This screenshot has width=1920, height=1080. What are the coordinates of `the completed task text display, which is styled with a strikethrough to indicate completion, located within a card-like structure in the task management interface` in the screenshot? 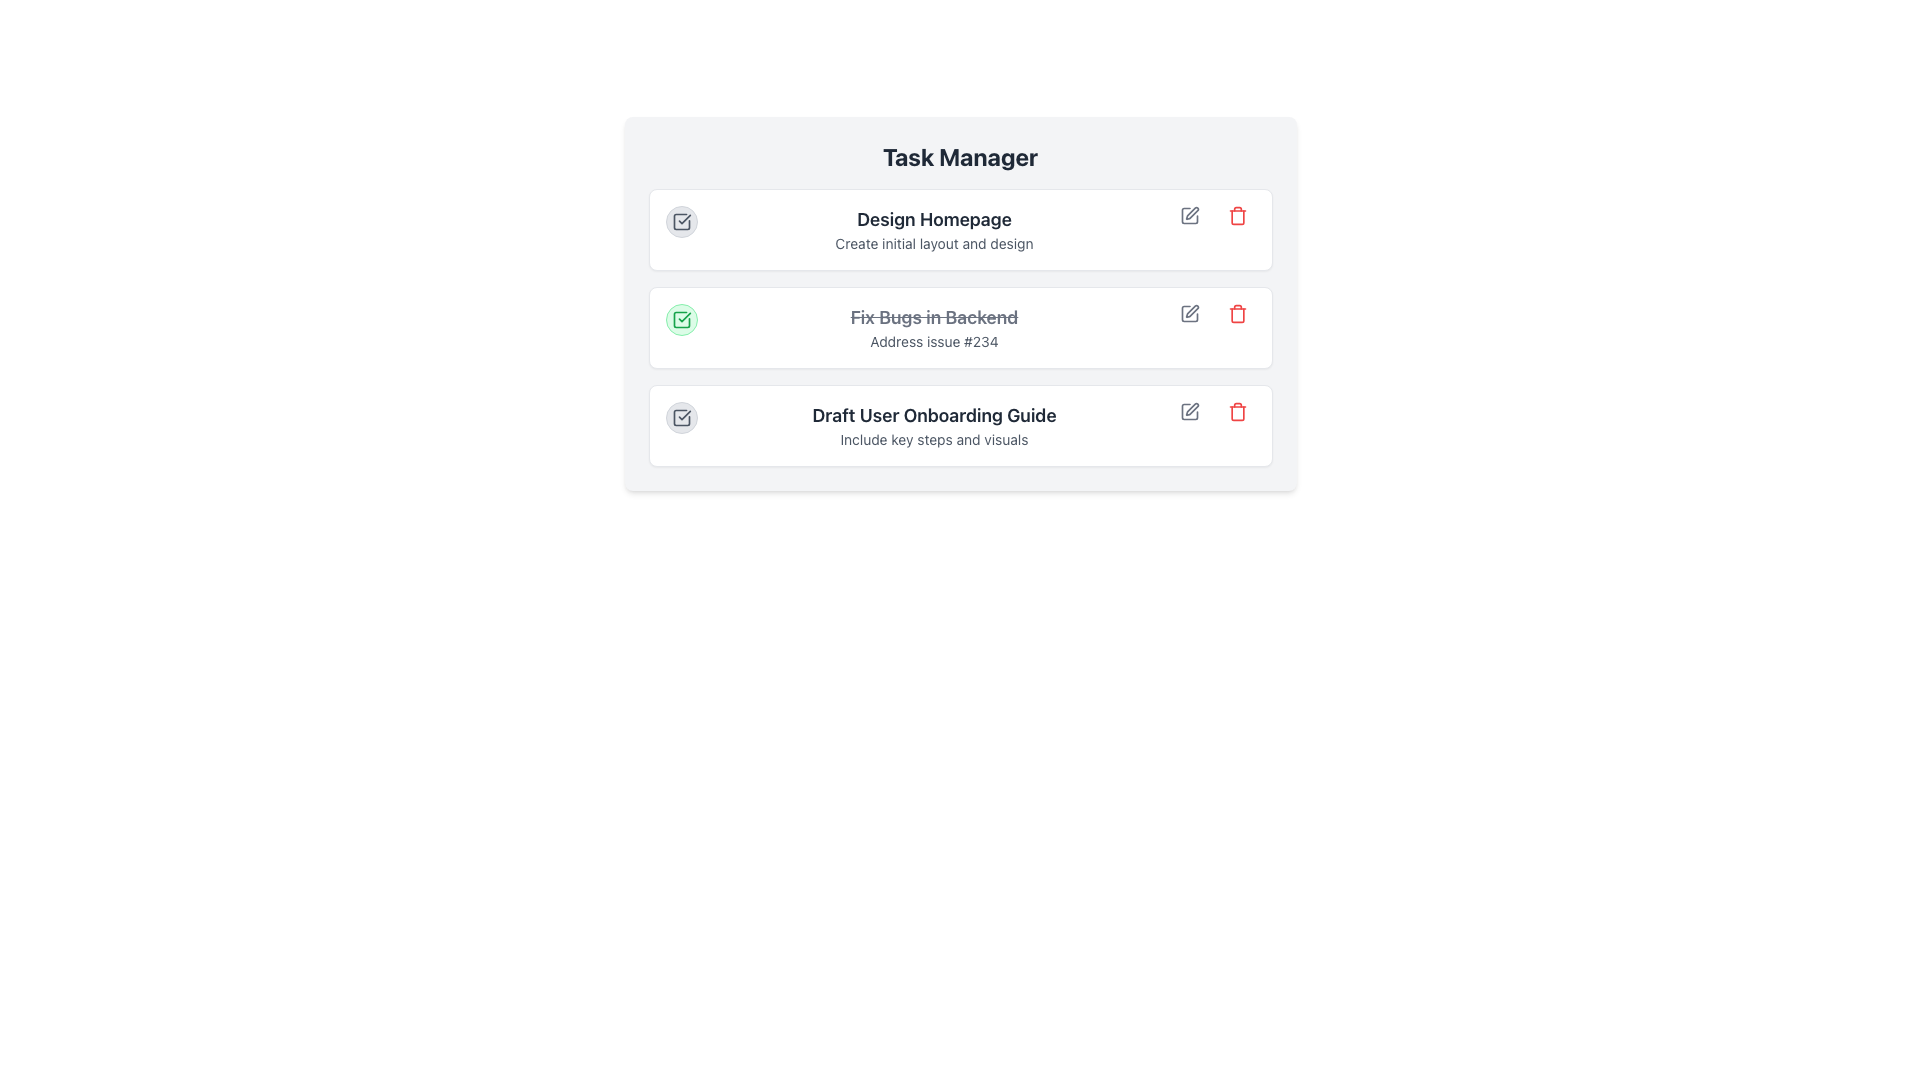 It's located at (933, 326).